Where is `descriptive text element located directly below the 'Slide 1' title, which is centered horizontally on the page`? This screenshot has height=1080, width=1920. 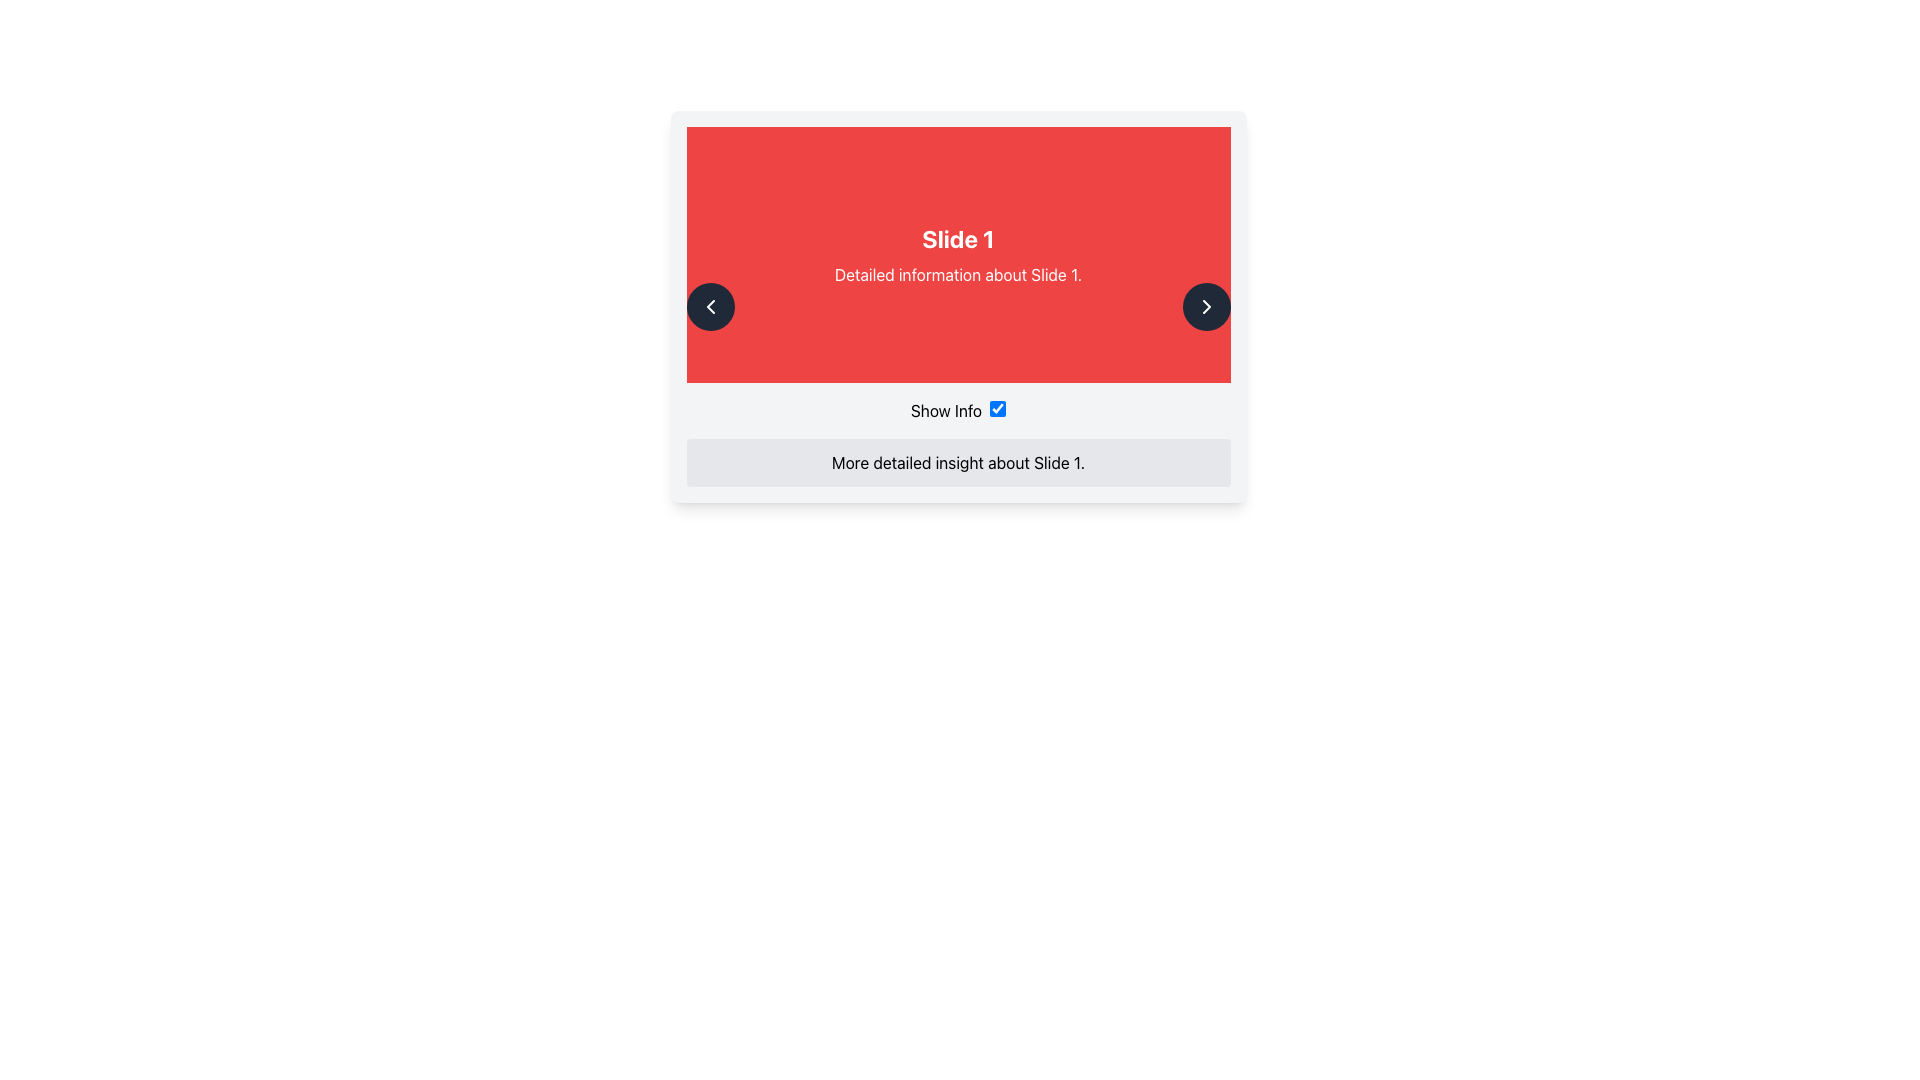
descriptive text element located directly below the 'Slide 1' title, which is centered horizontally on the page is located at coordinates (957, 274).